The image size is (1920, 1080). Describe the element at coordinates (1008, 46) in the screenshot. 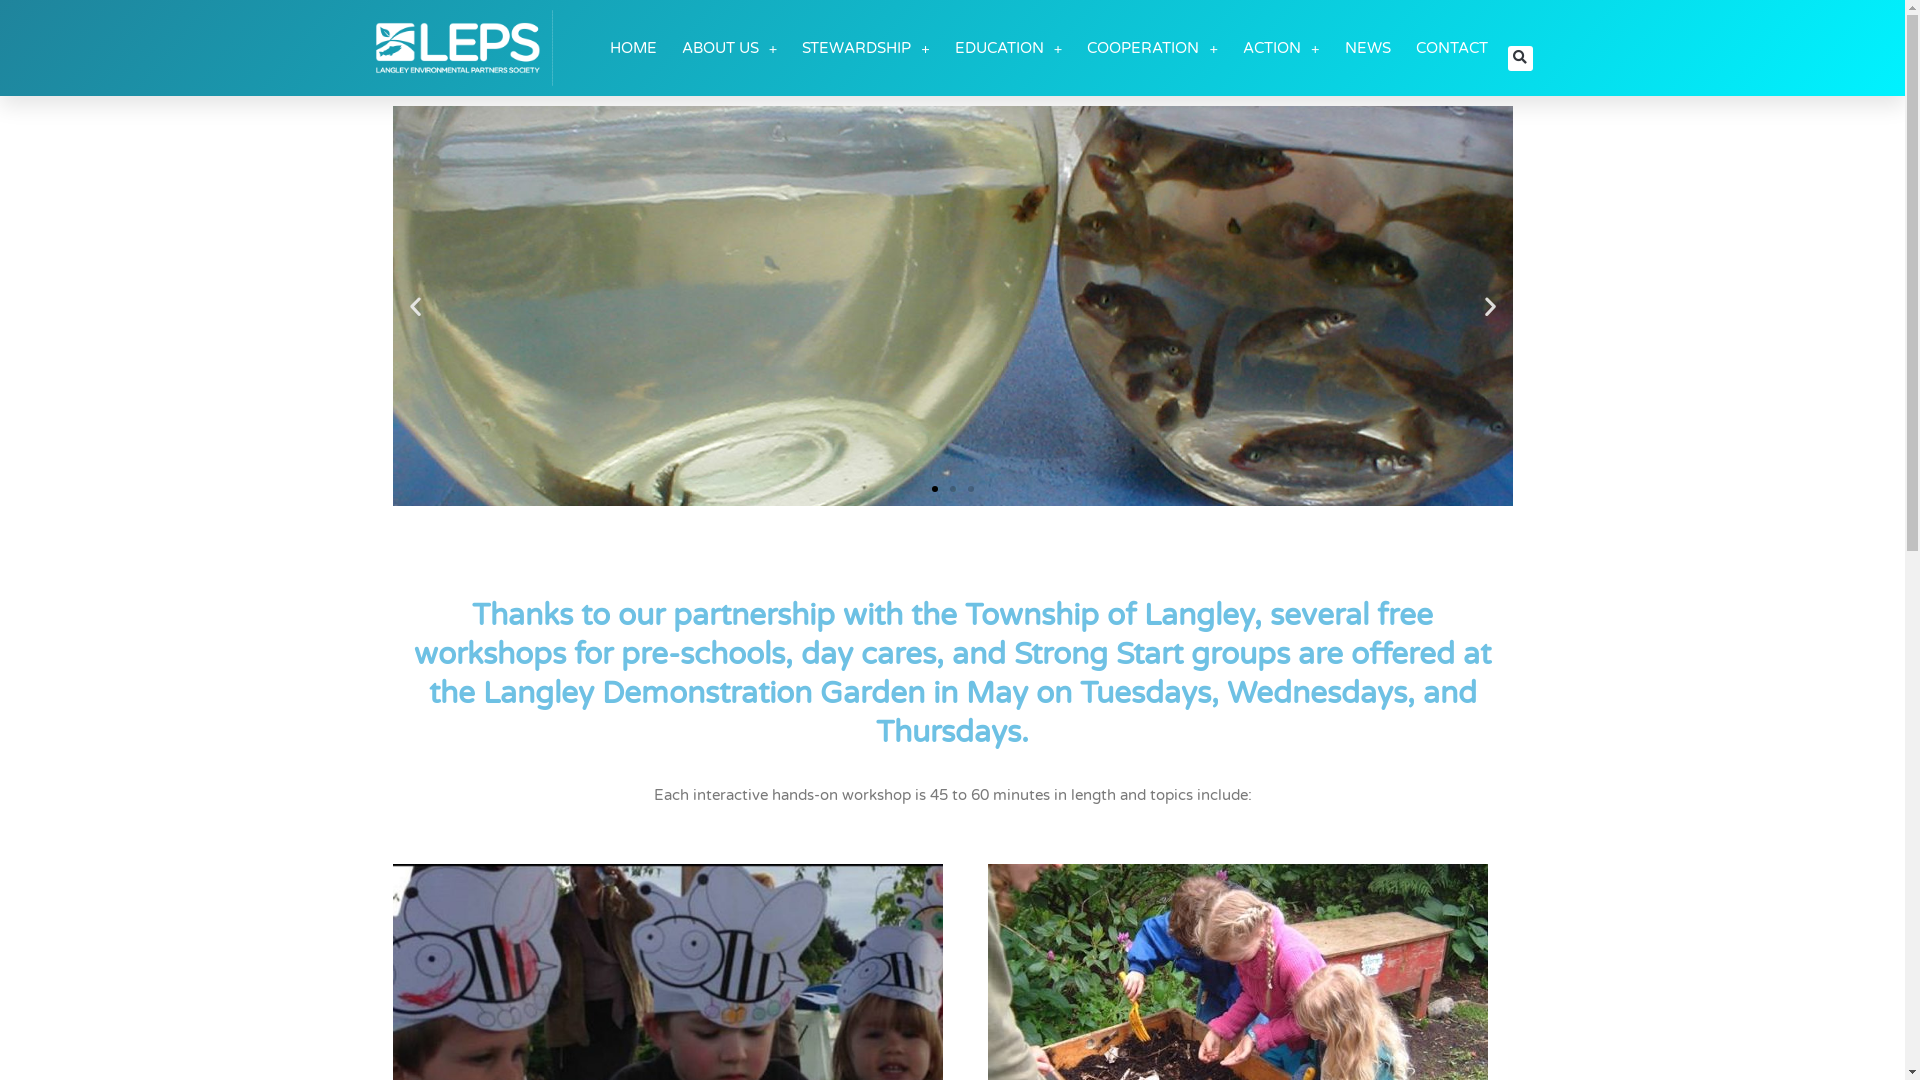

I see `'EDUCATION'` at that location.